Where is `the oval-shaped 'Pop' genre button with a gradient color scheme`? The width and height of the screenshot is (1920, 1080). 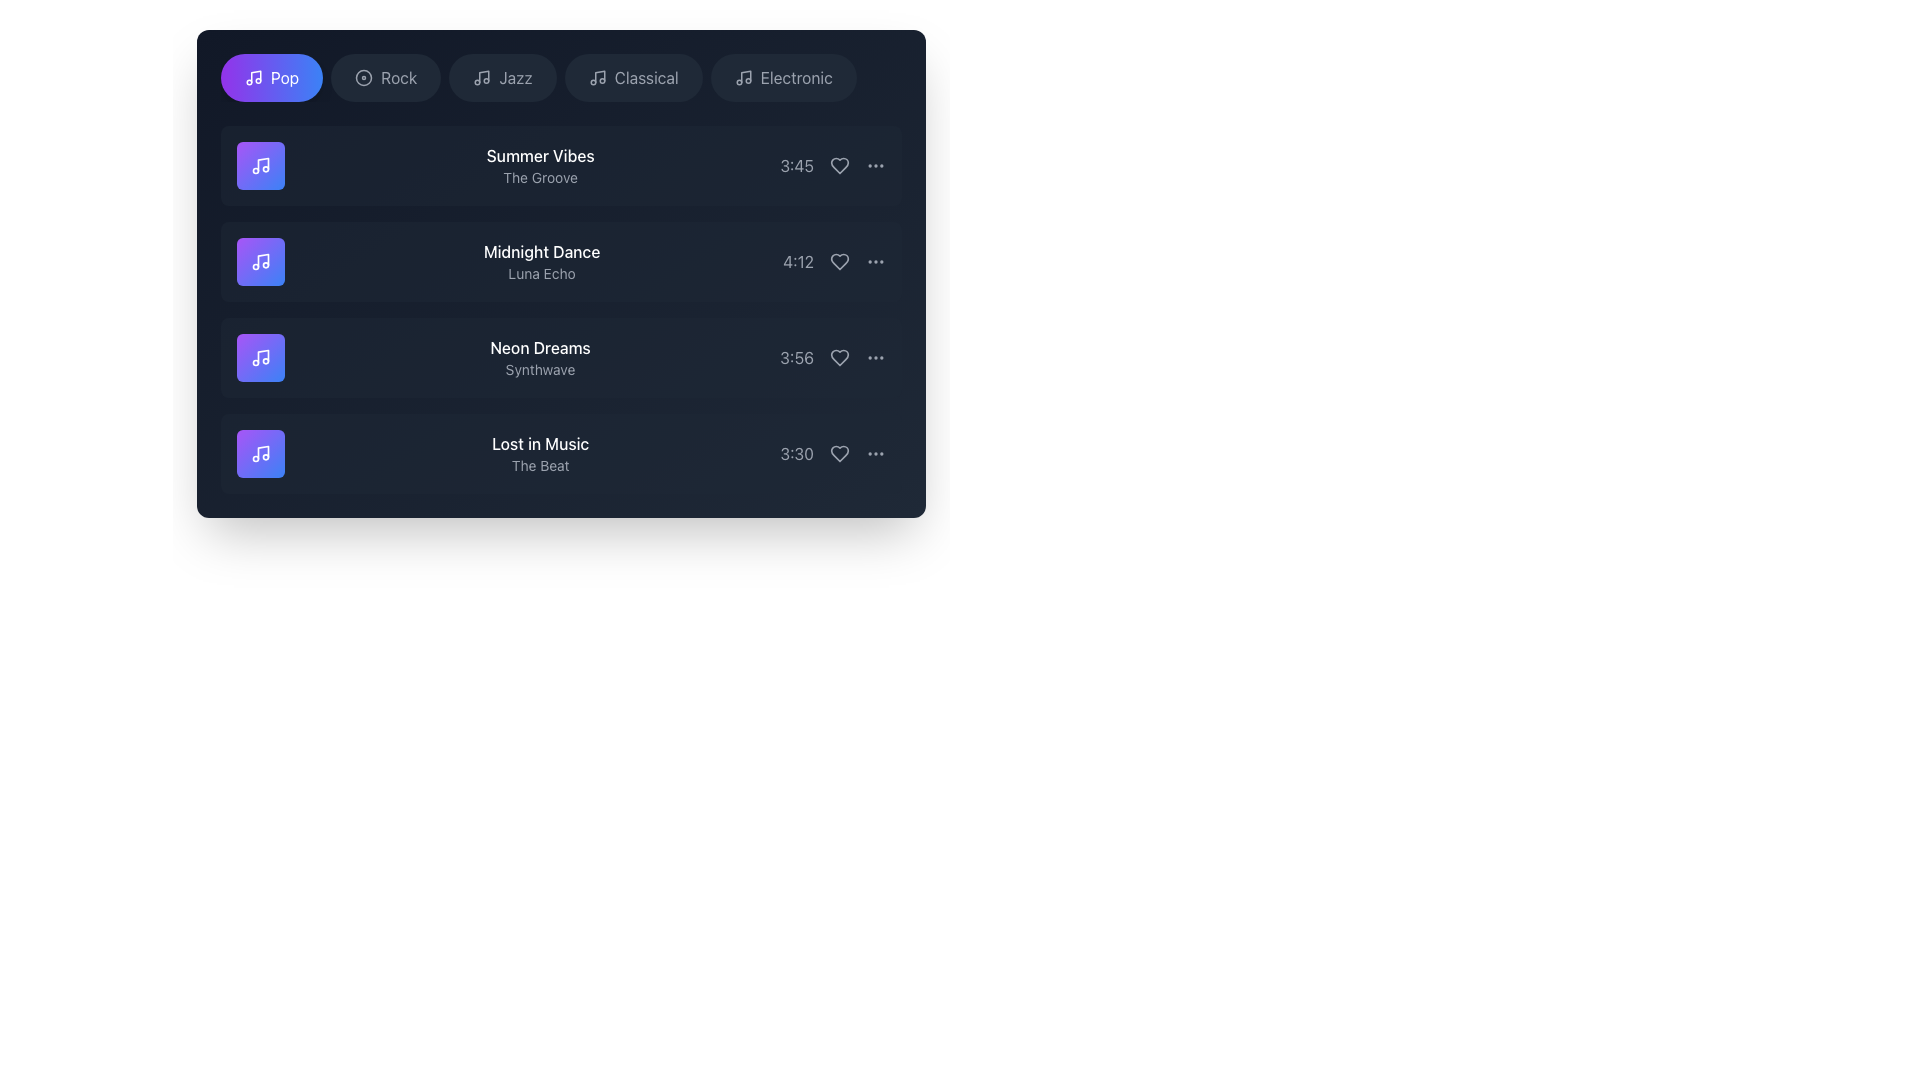 the oval-shaped 'Pop' genre button with a gradient color scheme is located at coordinates (271, 76).